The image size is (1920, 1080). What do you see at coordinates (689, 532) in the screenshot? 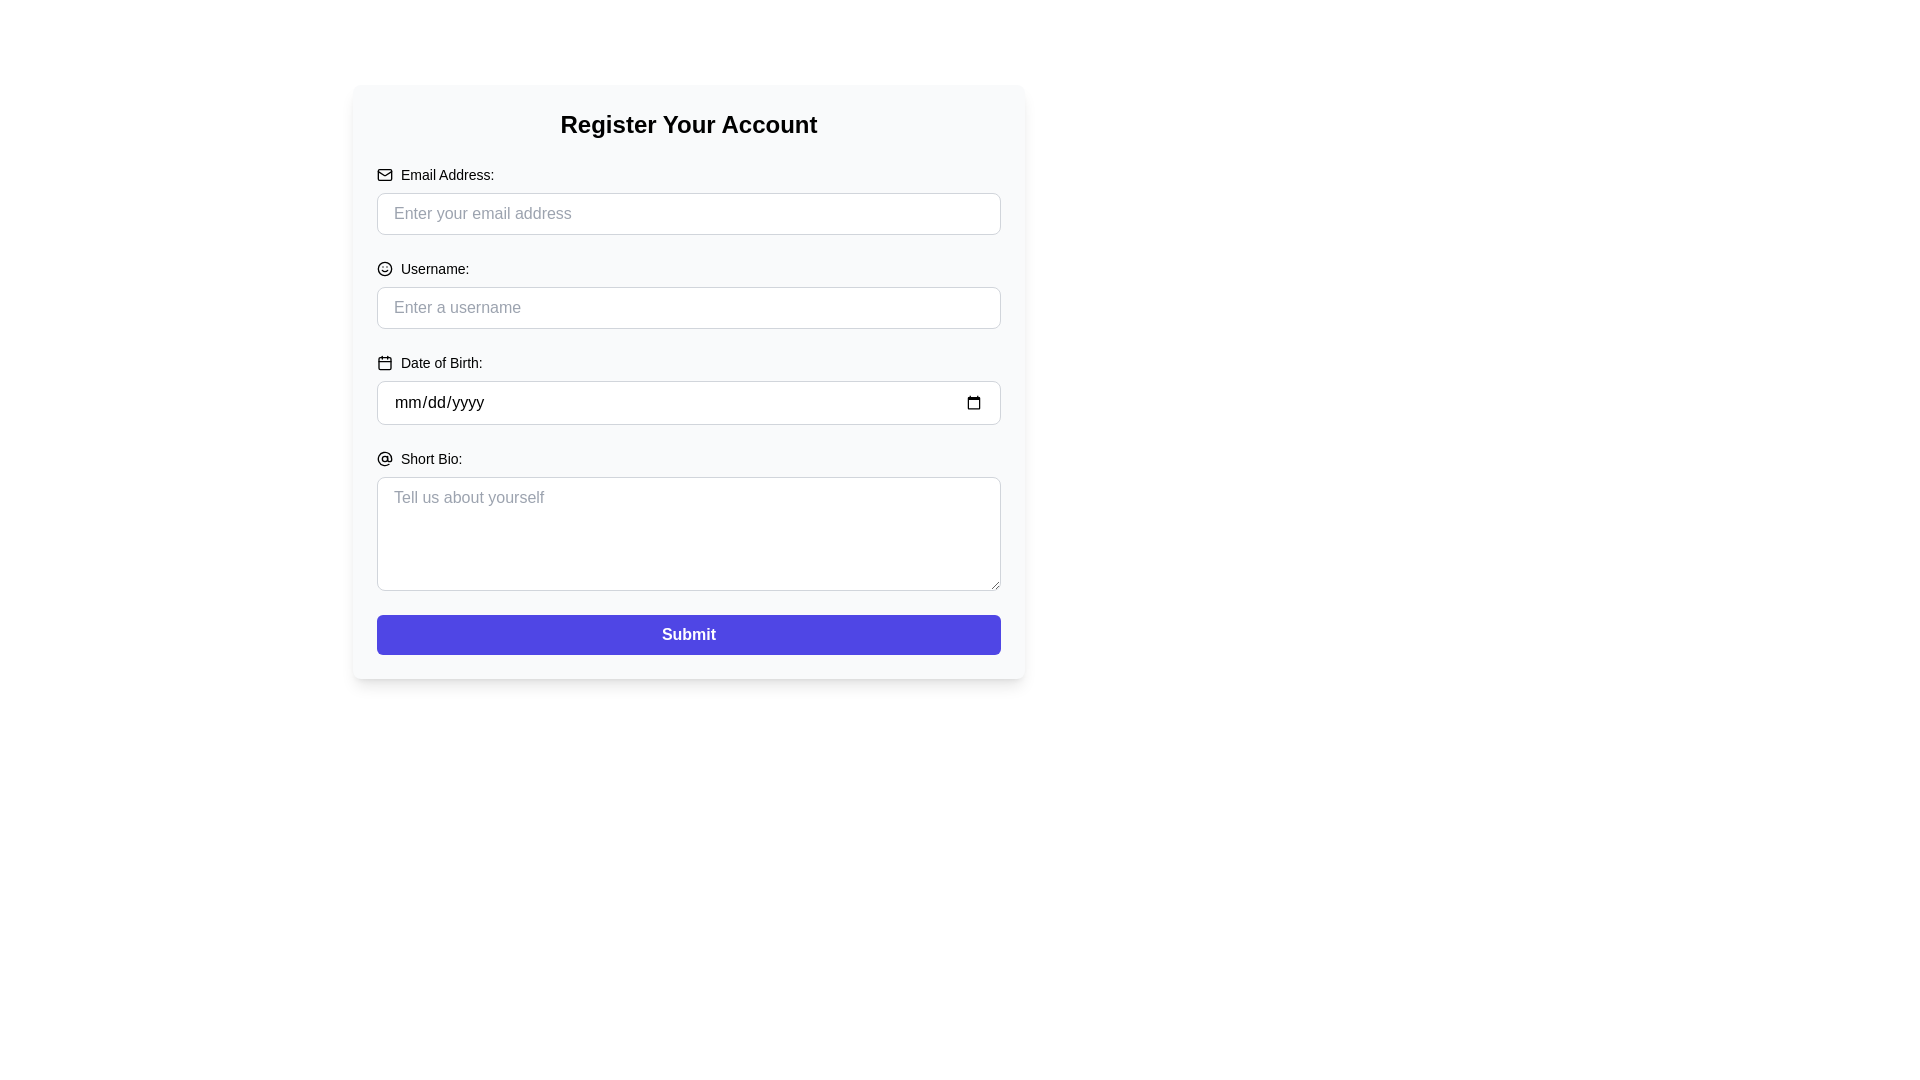
I see `the existing text in the multi-line text input box labeled 'Tell us about yourself' below the section 'Short Bio:'` at bounding box center [689, 532].